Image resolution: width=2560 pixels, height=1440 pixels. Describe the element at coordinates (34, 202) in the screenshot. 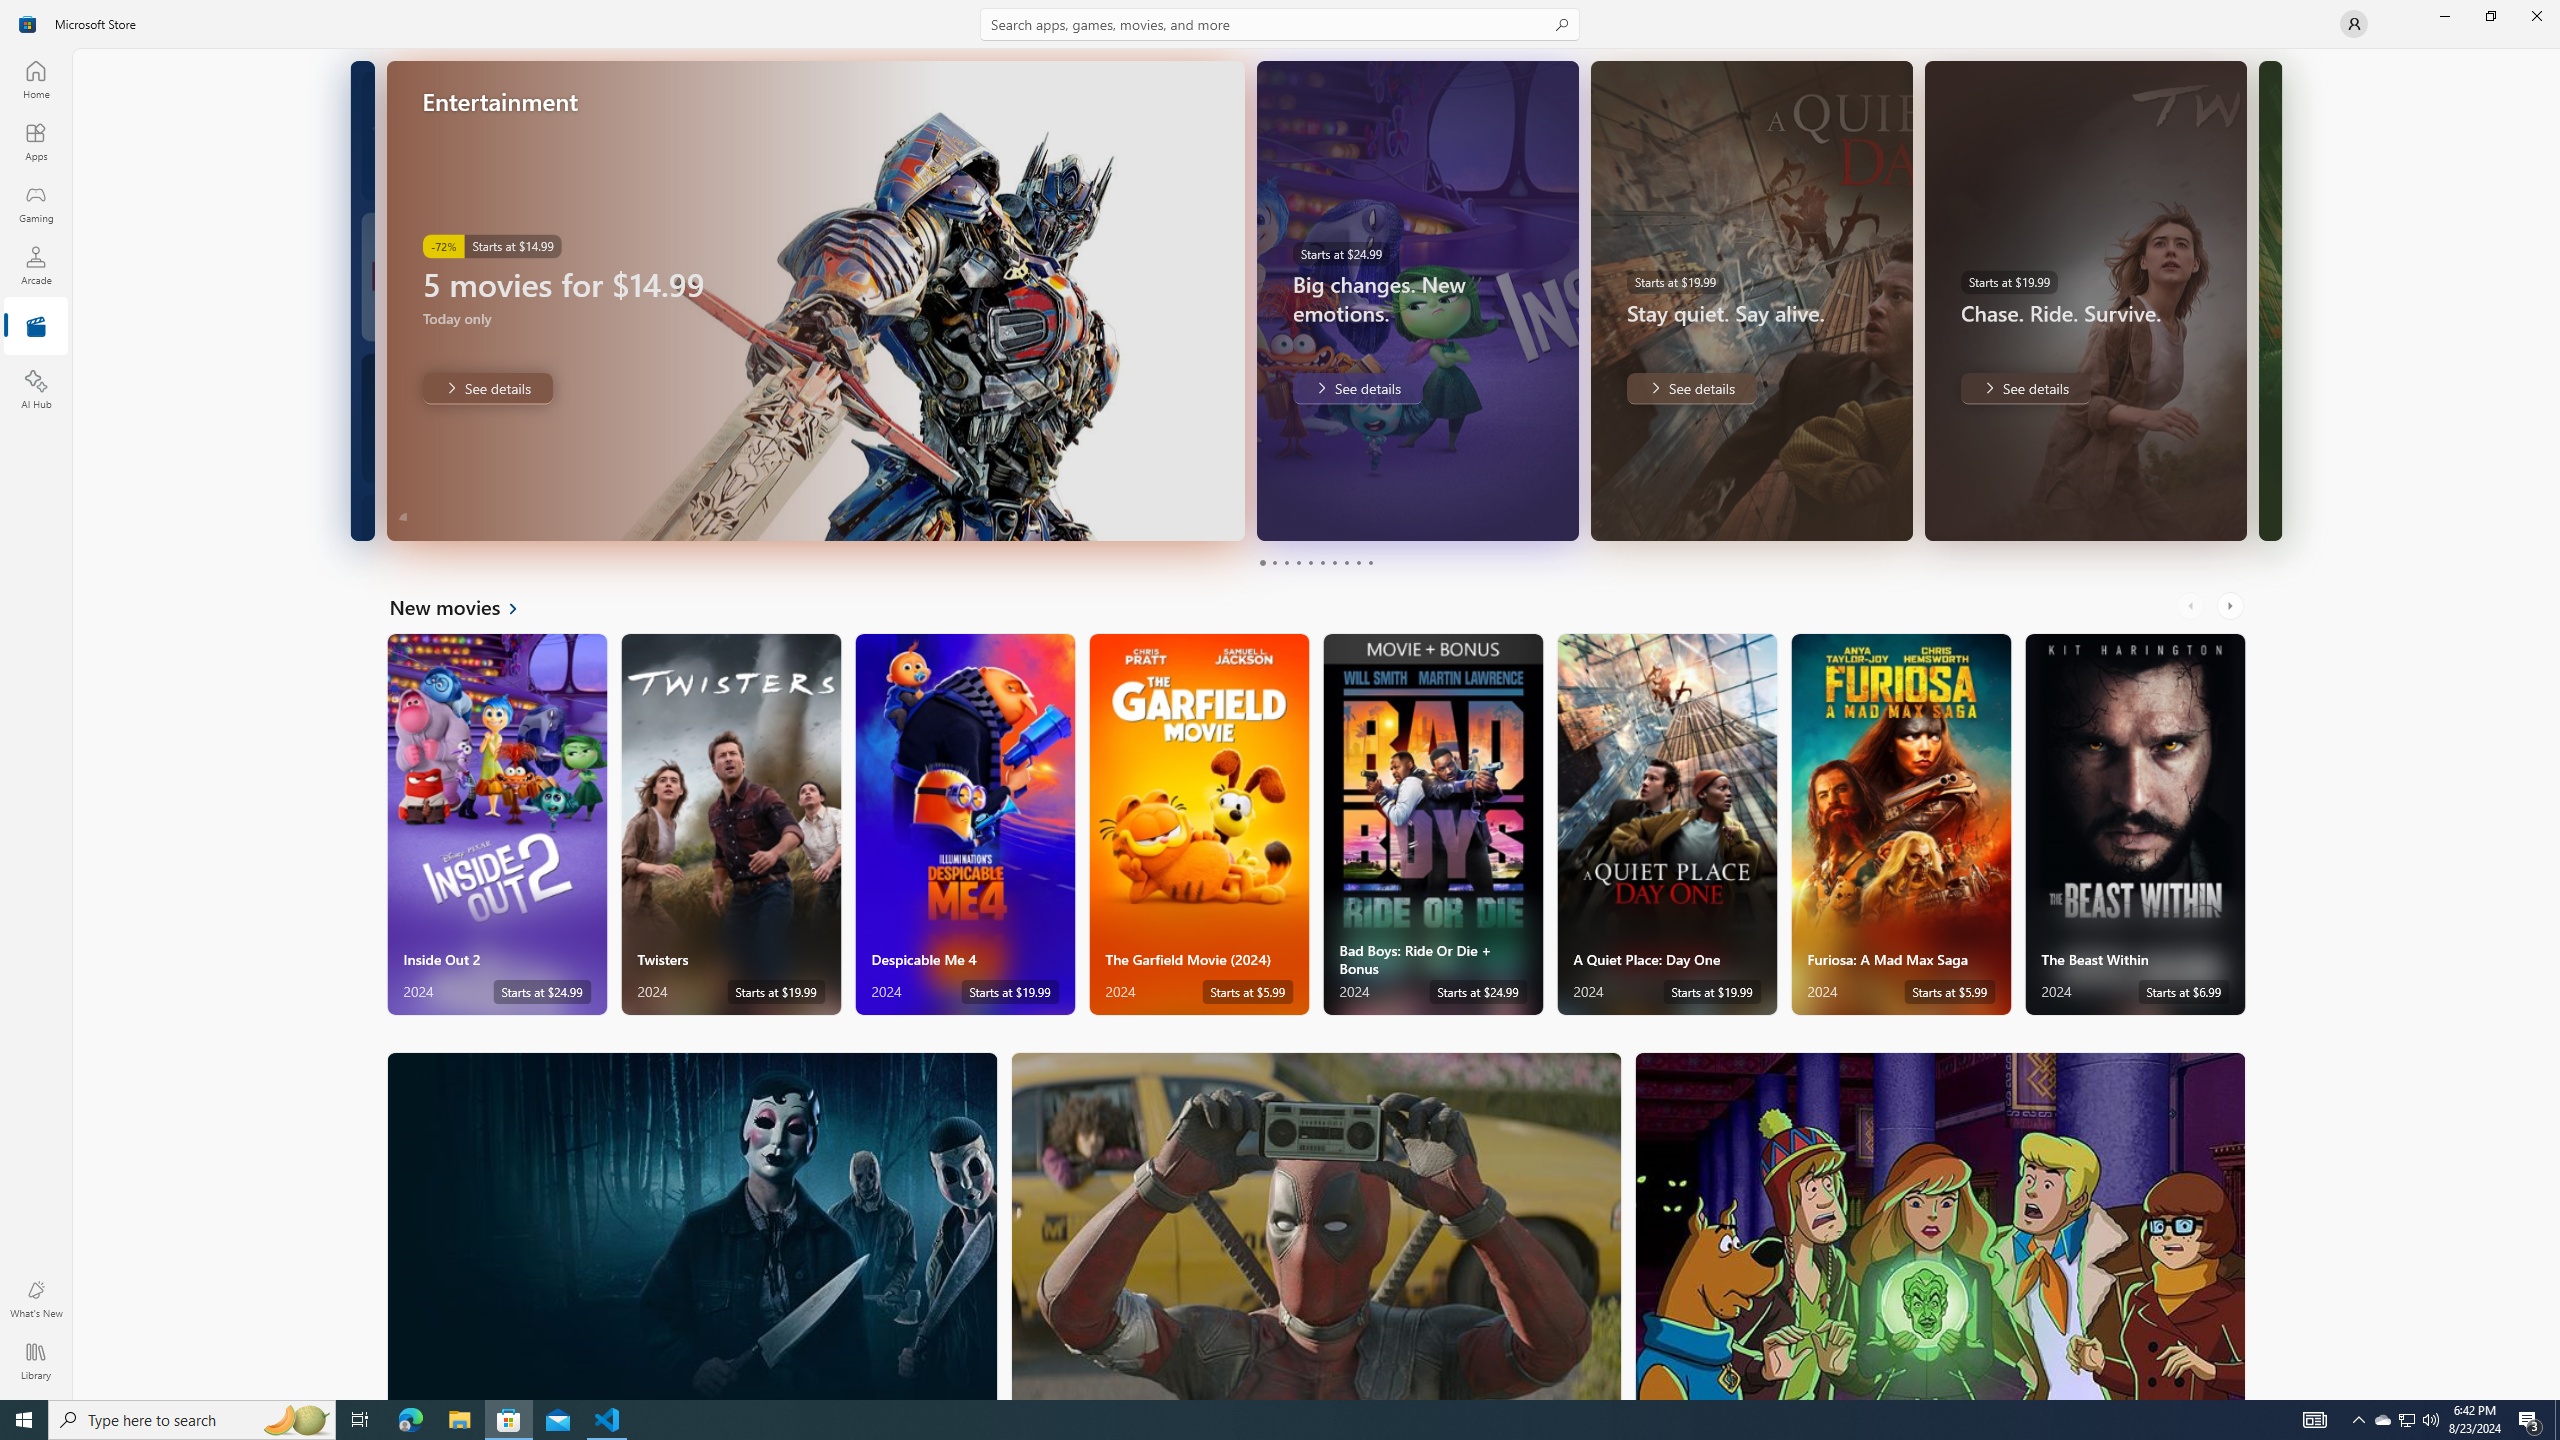

I see `'Gaming'` at that location.